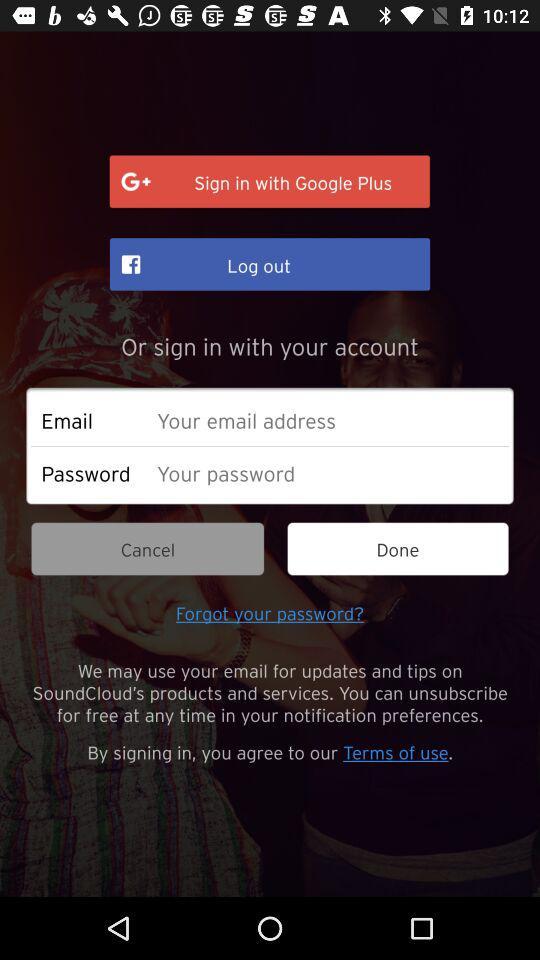 Image resolution: width=540 pixels, height=960 pixels. I want to click on done icon, so click(398, 549).